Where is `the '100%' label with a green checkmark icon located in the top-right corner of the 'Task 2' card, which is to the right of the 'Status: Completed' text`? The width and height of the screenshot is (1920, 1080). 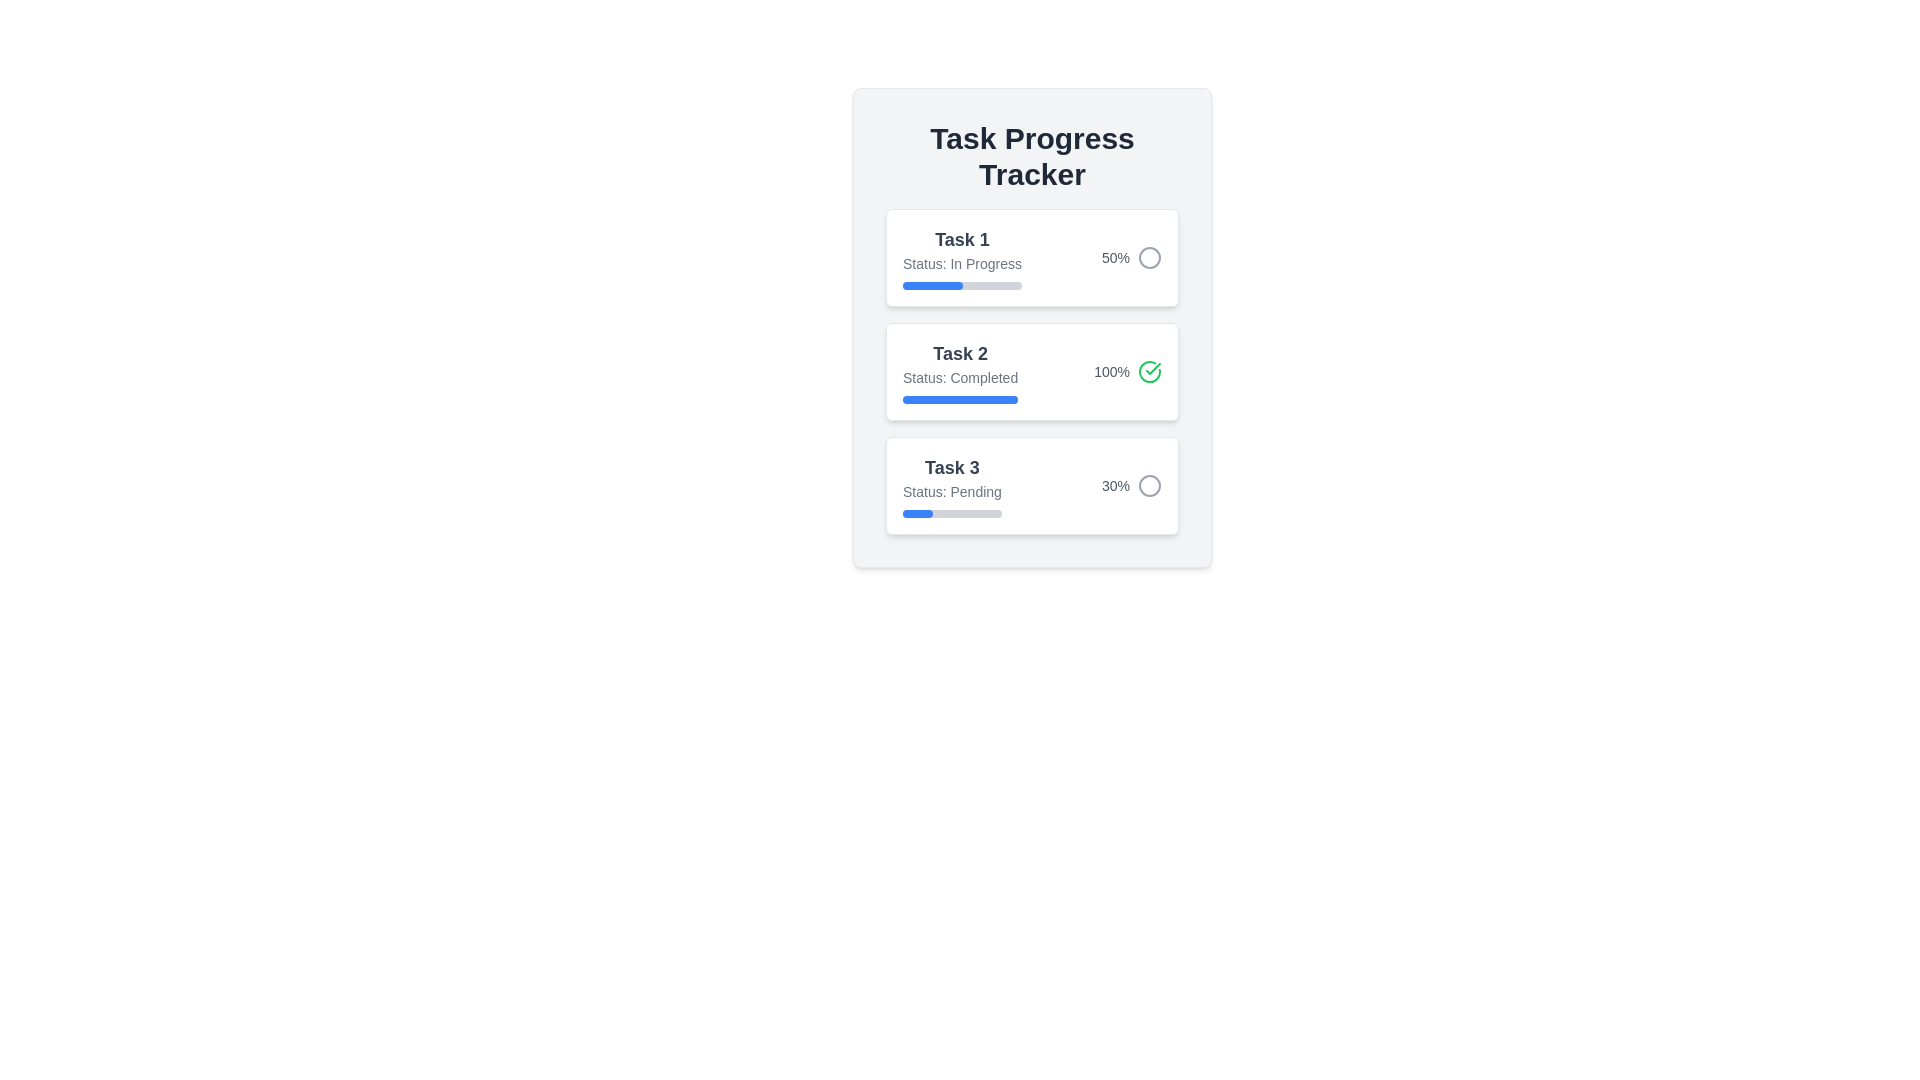
the '100%' label with a green checkmark icon located in the top-right corner of the 'Task 2' card, which is to the right of the 'Status: Completed' text is located at coordinates (1128, 371).